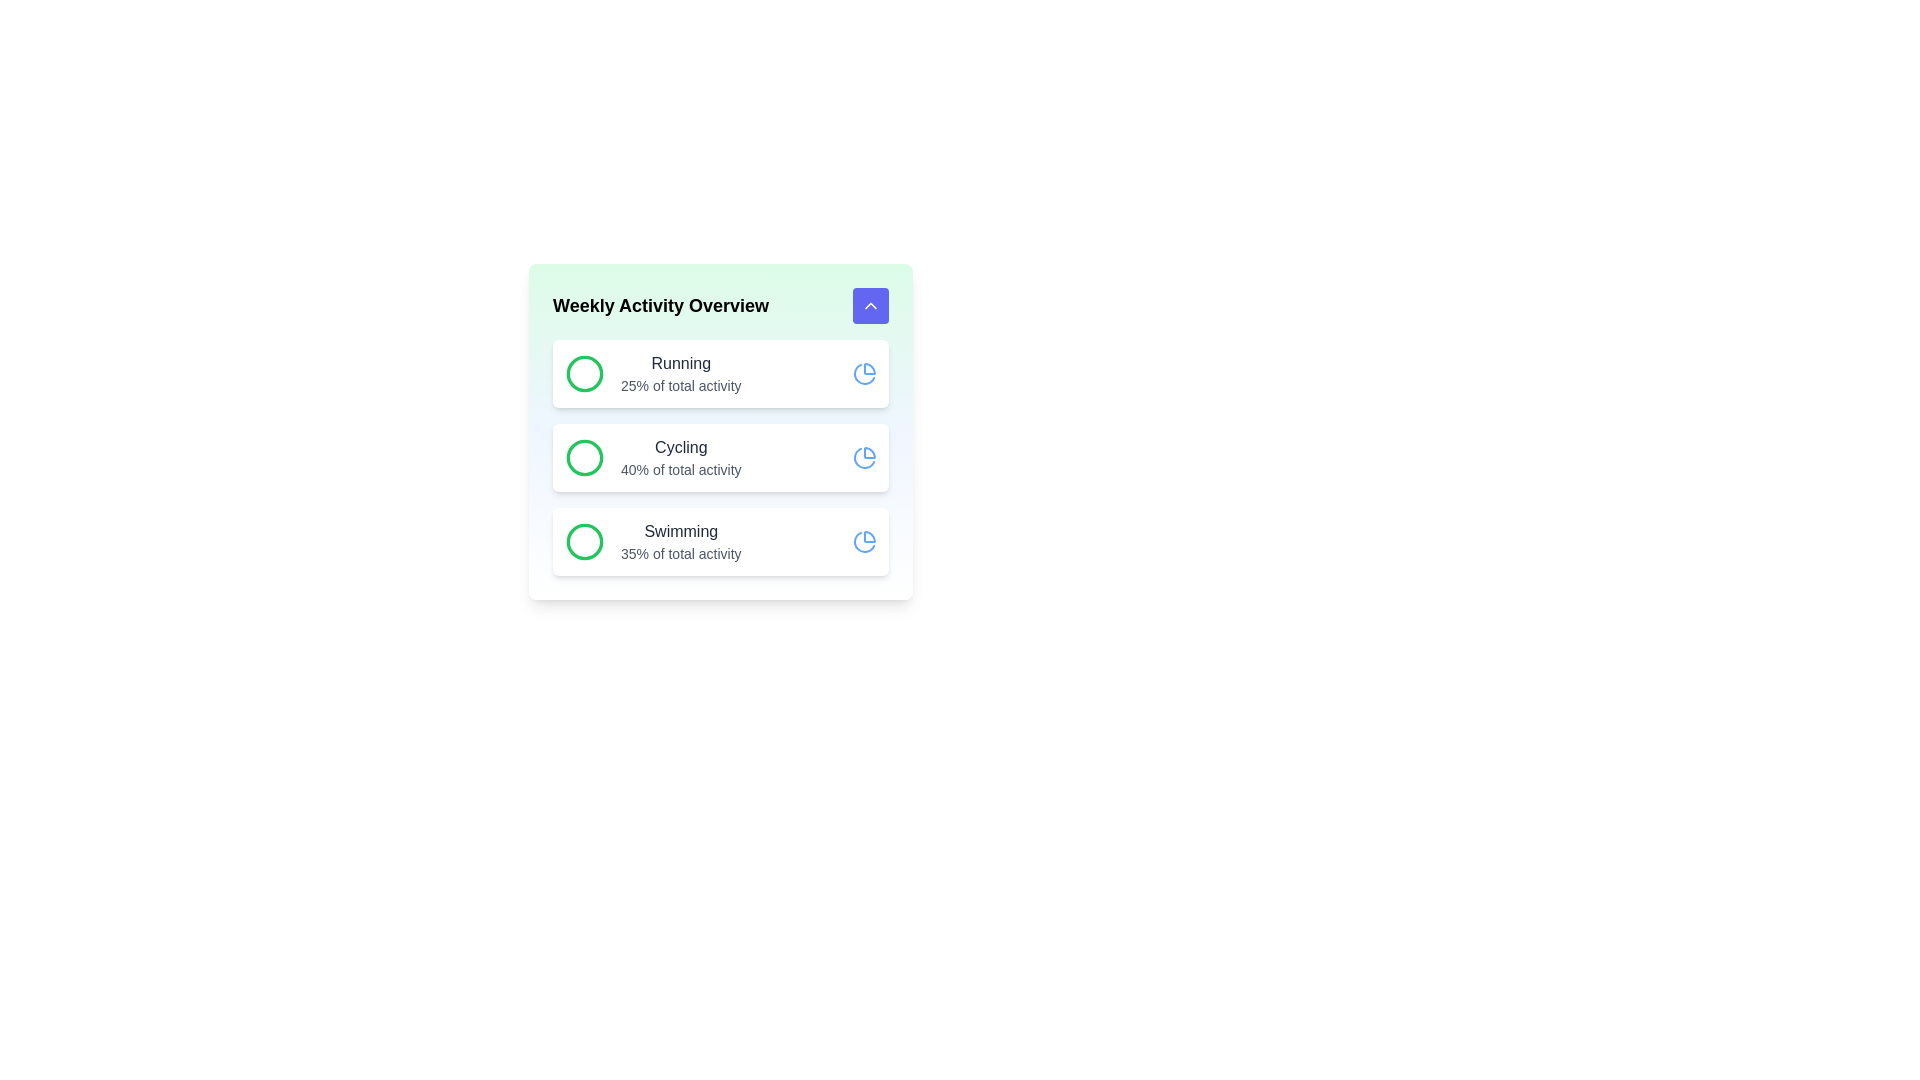  Describe the element at coordinates (869, 535) in the screenshot. I see `the pie chart icon, which is styled in blue and located at the top-right area of the 'Weekly Activity Overview' card` at that location.